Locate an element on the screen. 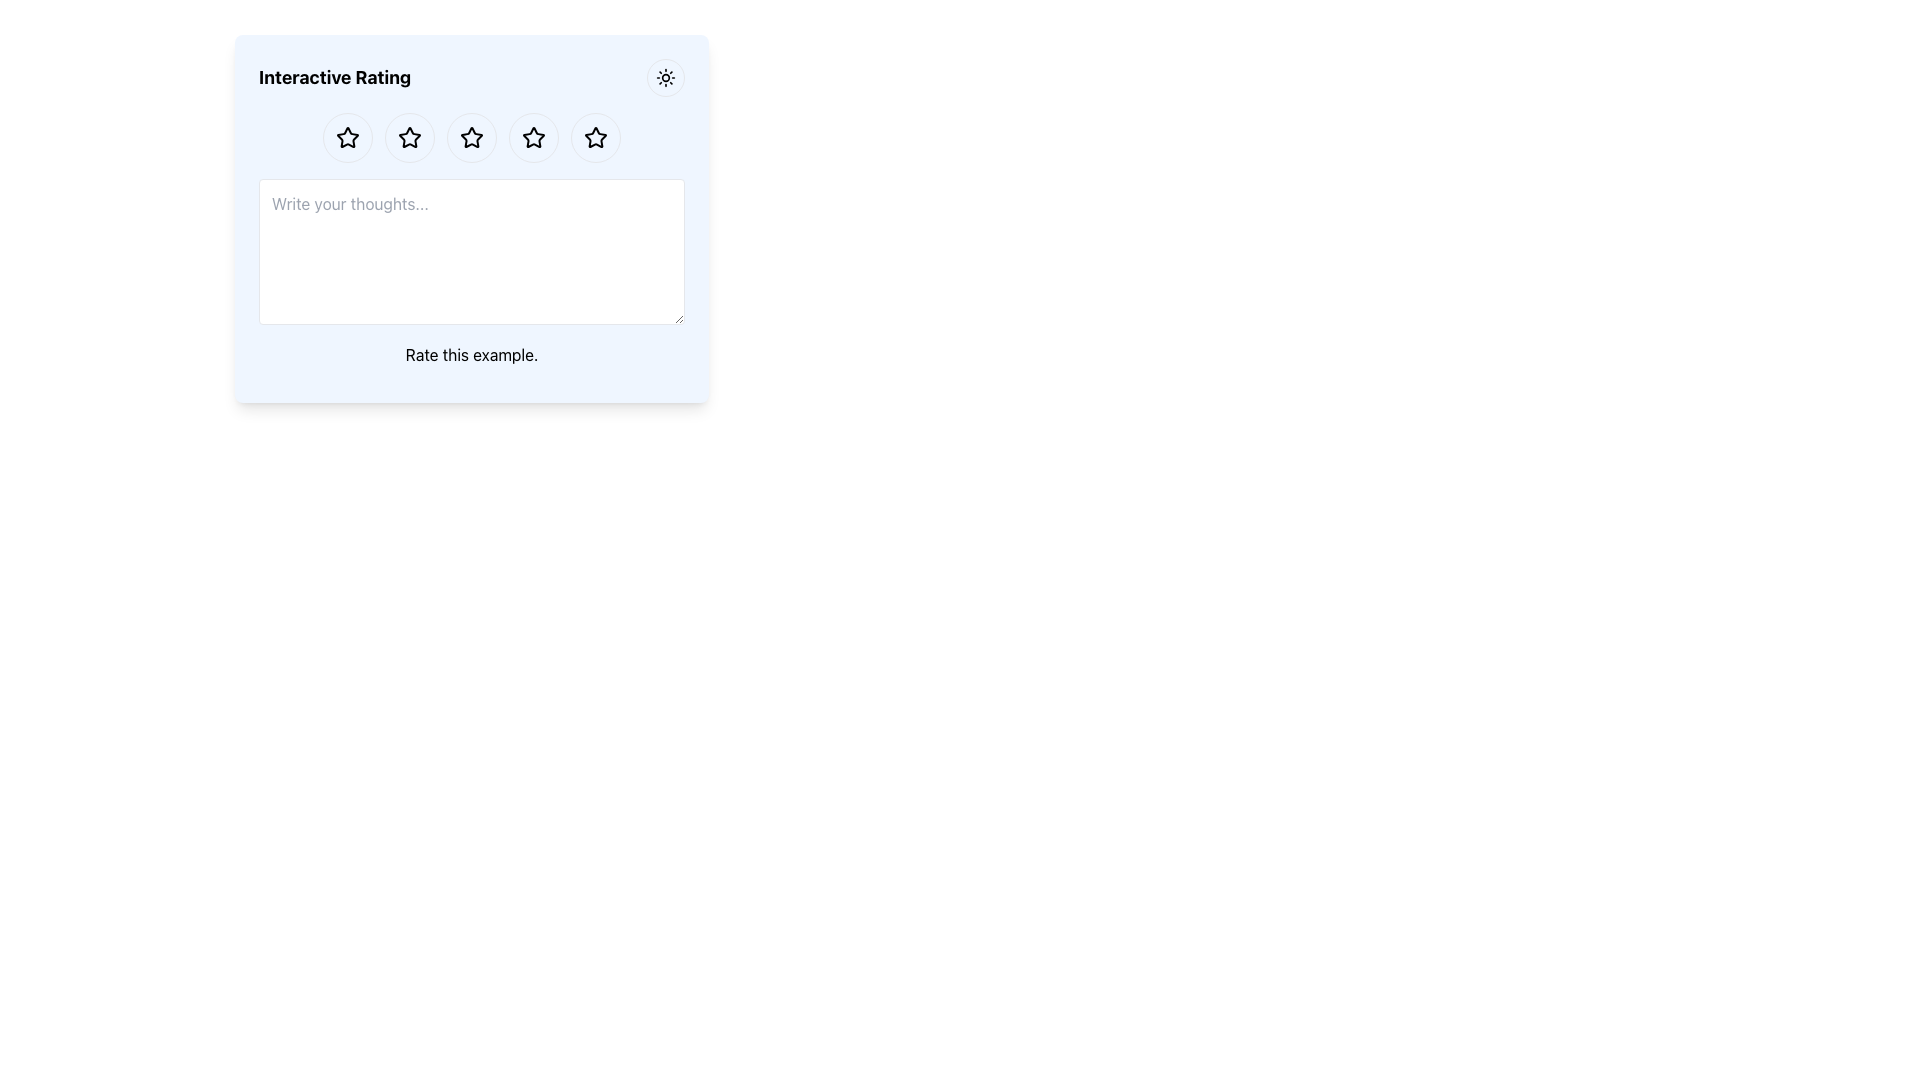 The width and height of the screenshot is (1920, 1080). the third star rating icon is located at coordinates (470, 136).